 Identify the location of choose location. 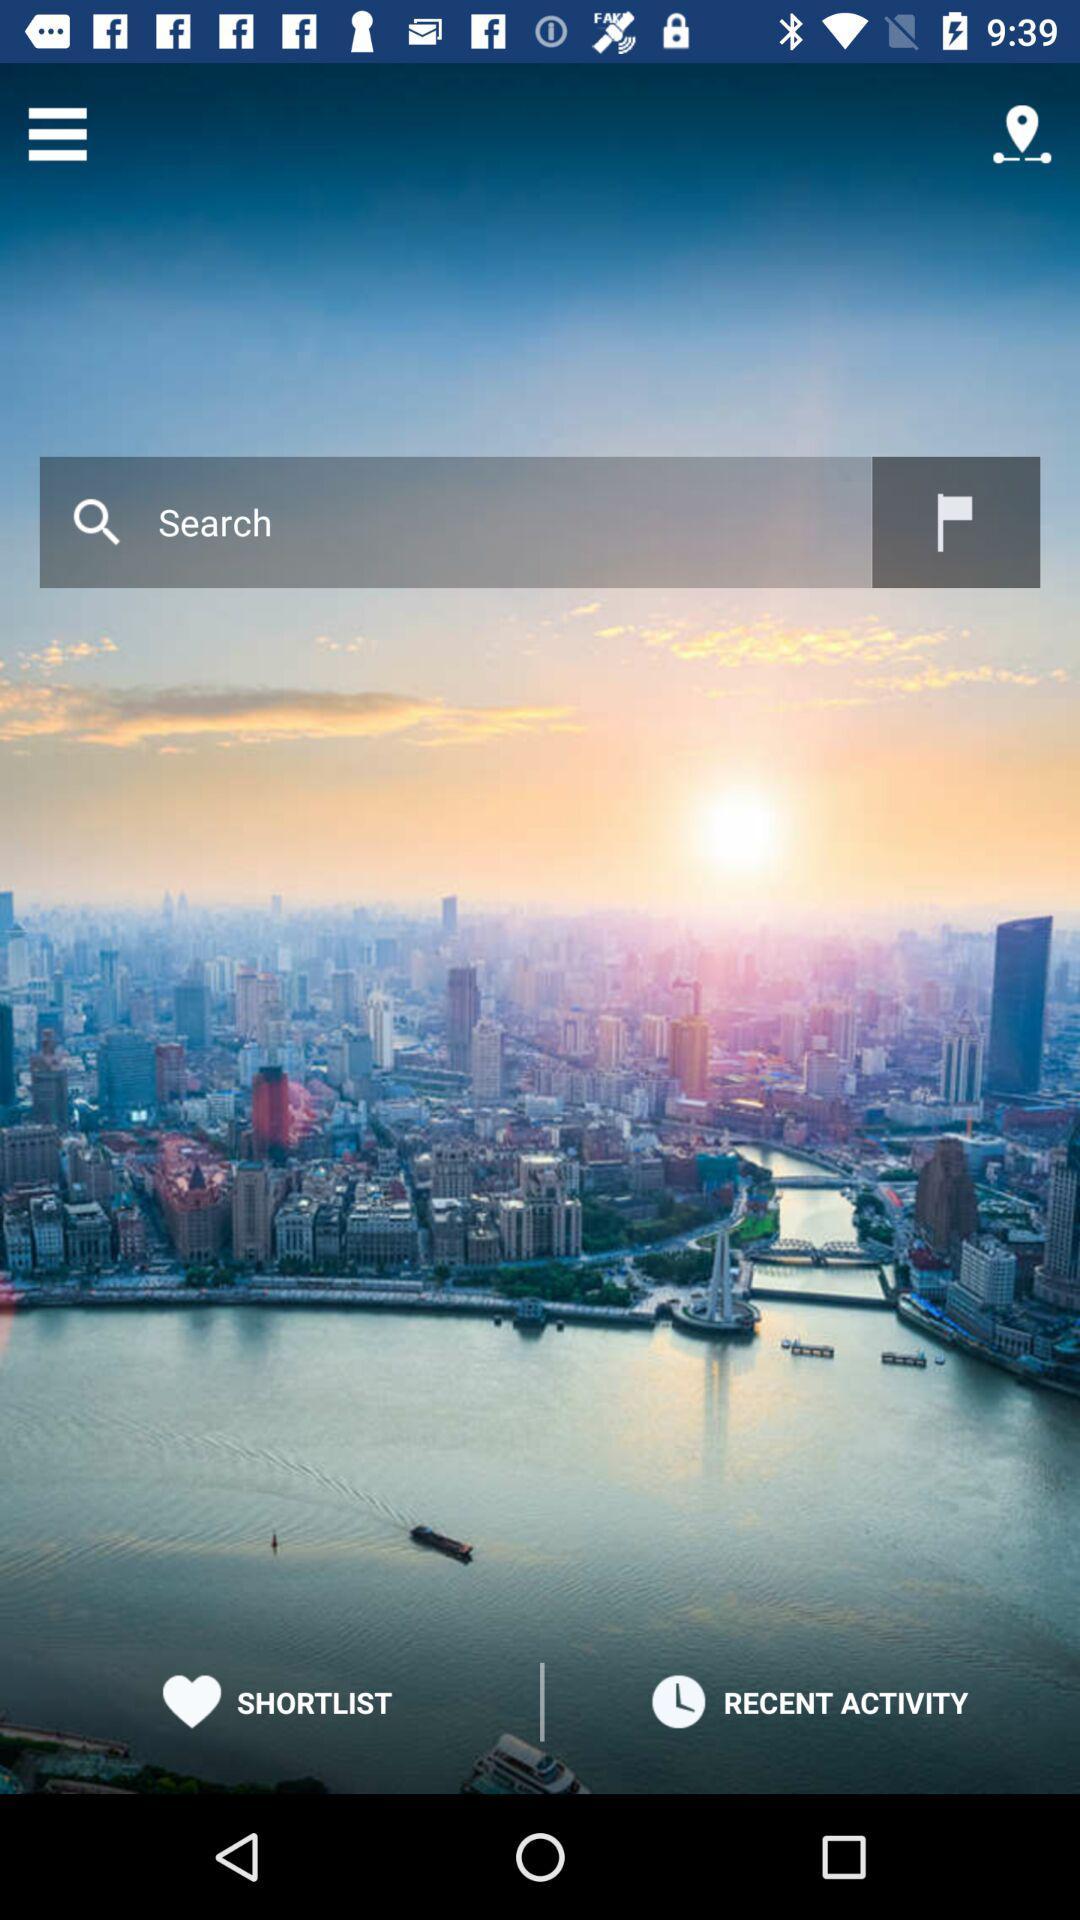
(955, 522).